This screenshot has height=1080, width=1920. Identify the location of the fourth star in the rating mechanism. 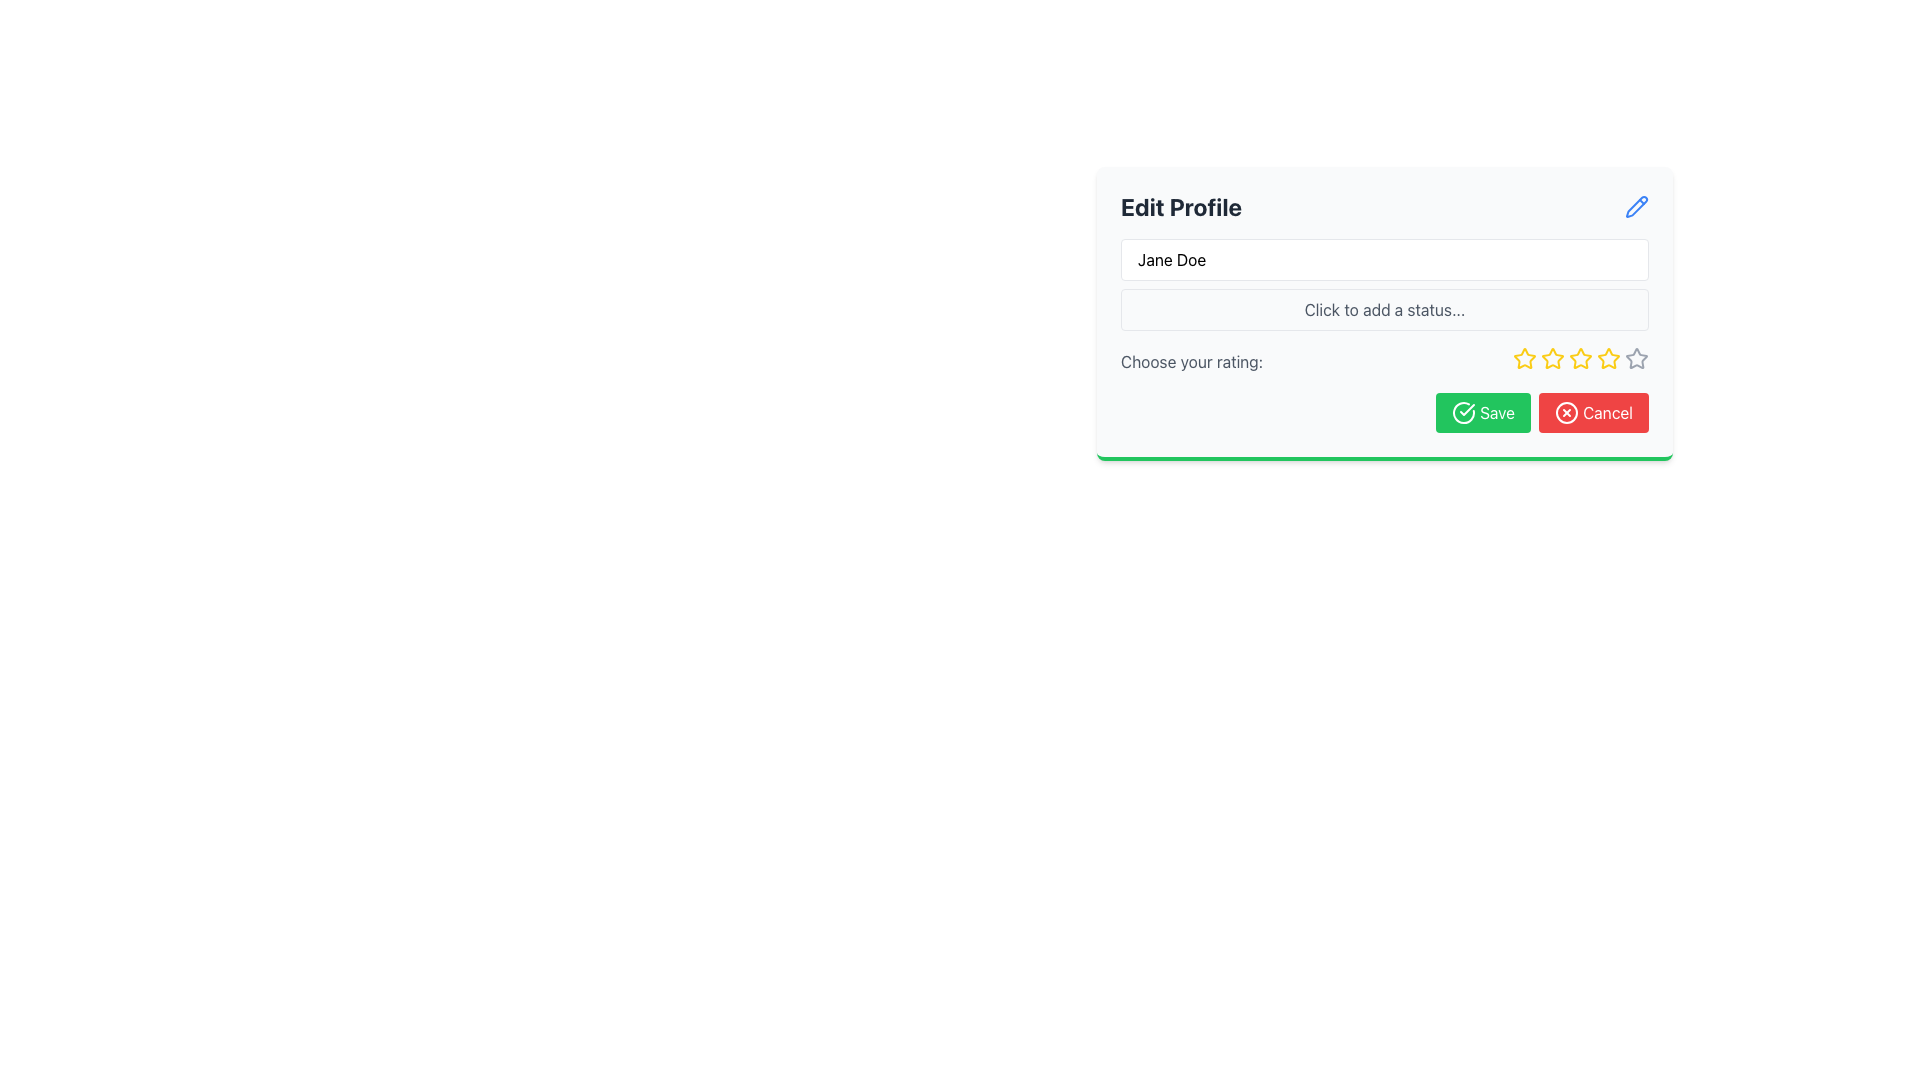
(1608, 357).